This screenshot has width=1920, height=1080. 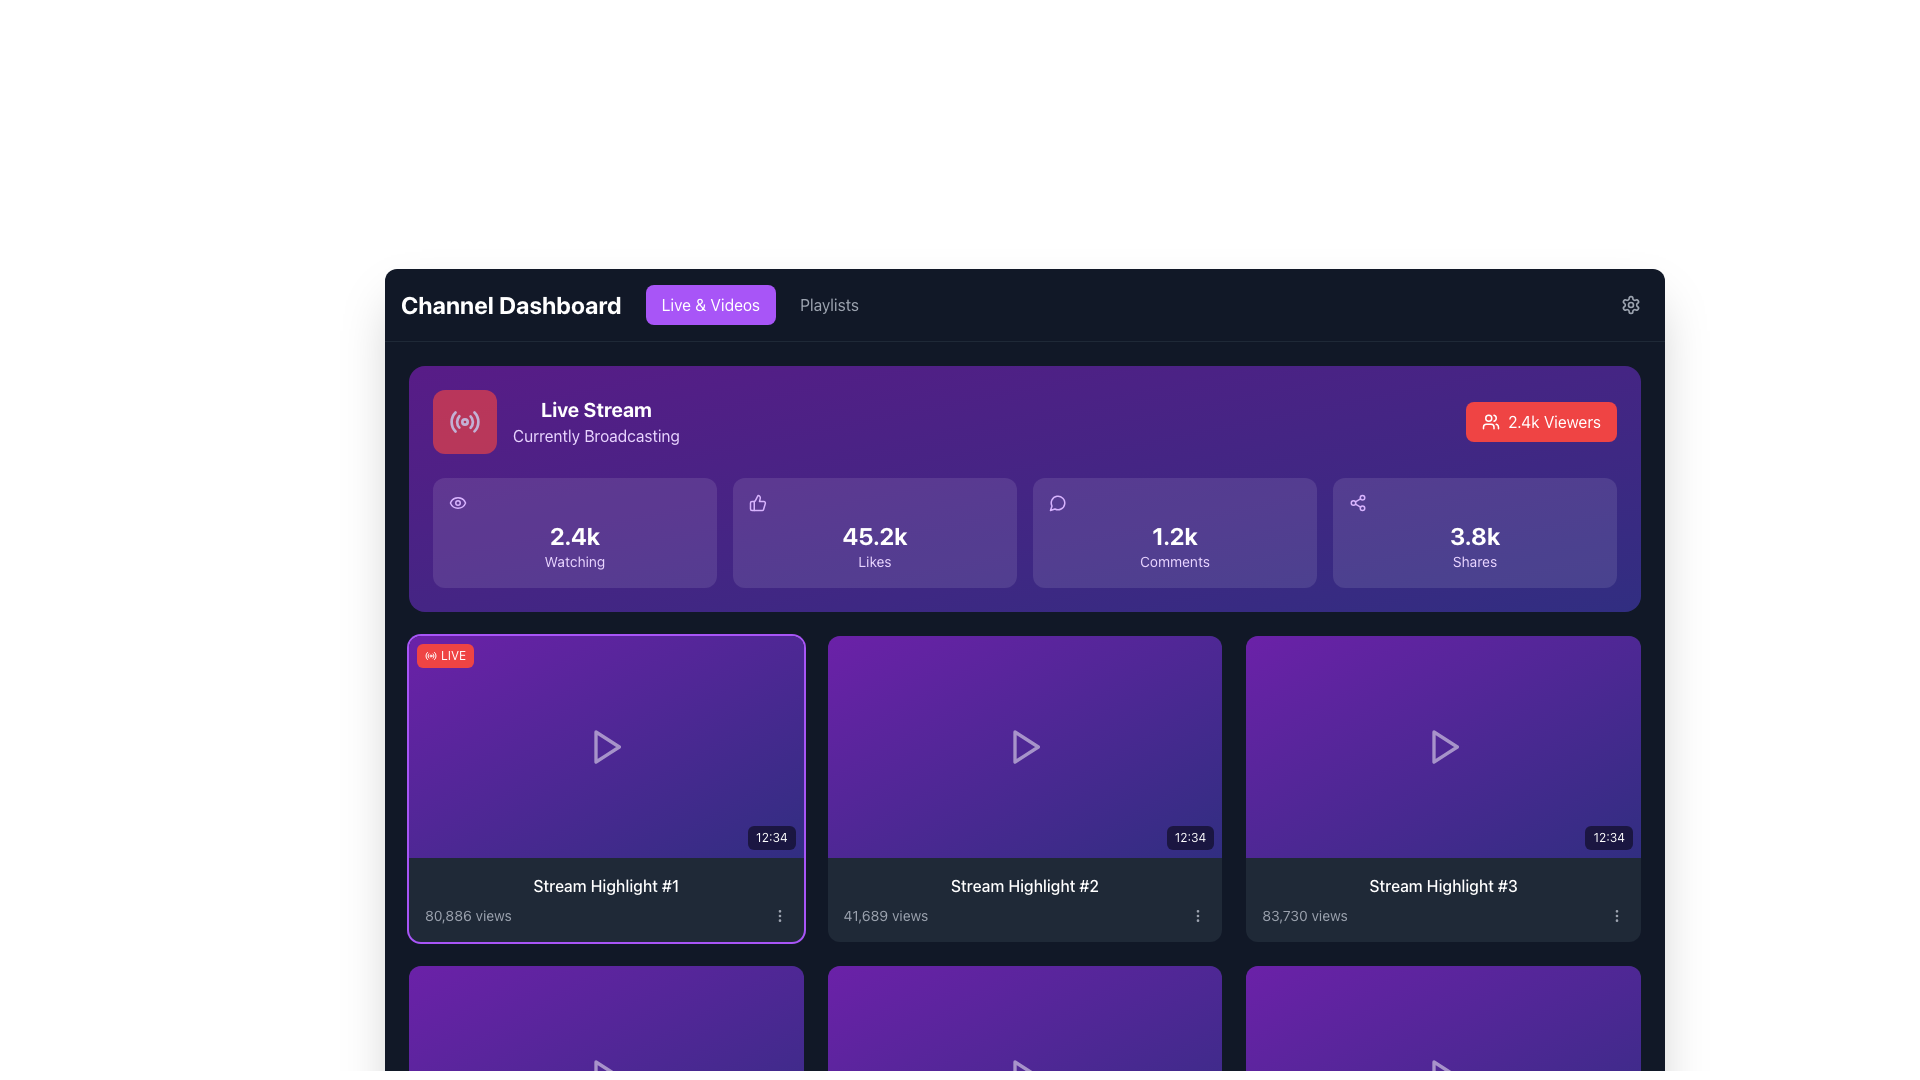 I want to click on the leftmost icon representing user comments in the purple cards area, specifically in the card labeled '1.2k Comments', so click(x=1056, y=501).